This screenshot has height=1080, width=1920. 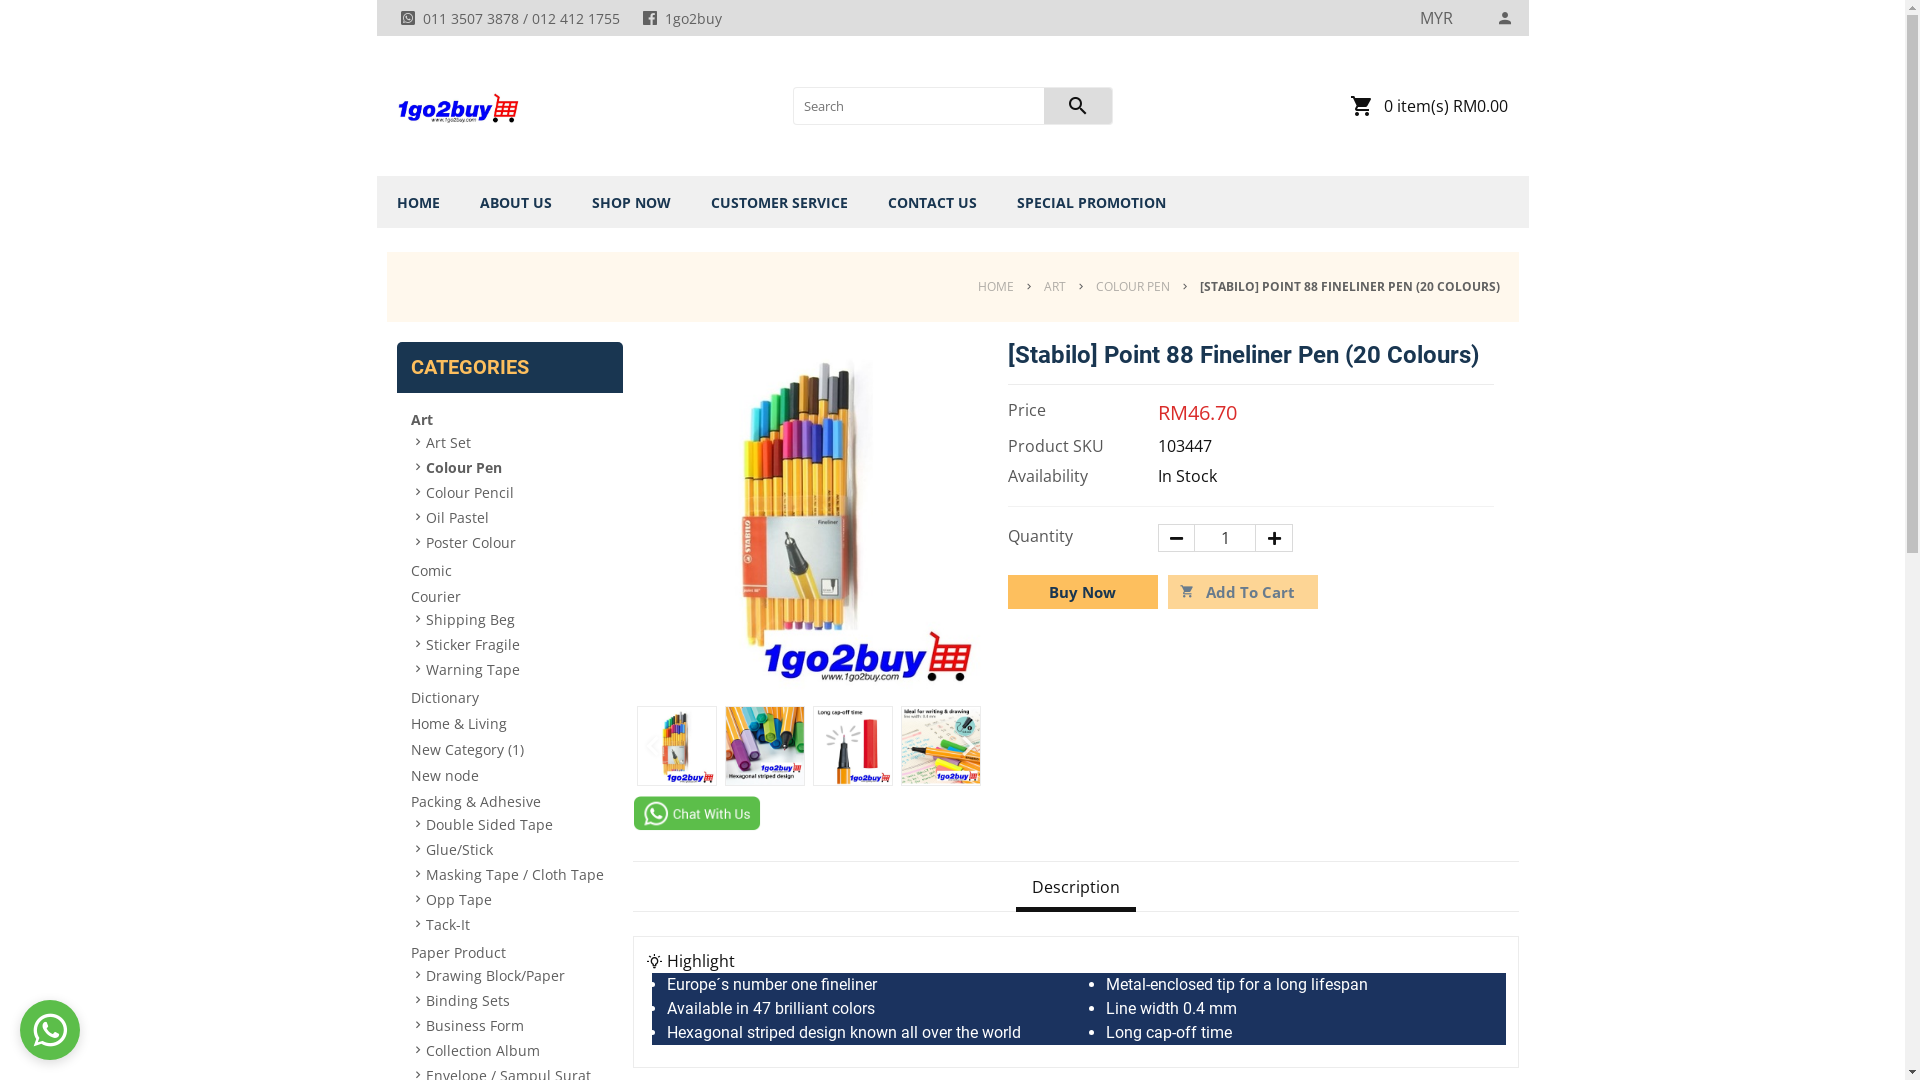 I want to click on 'Paper Product', so click(x=408, y=951).